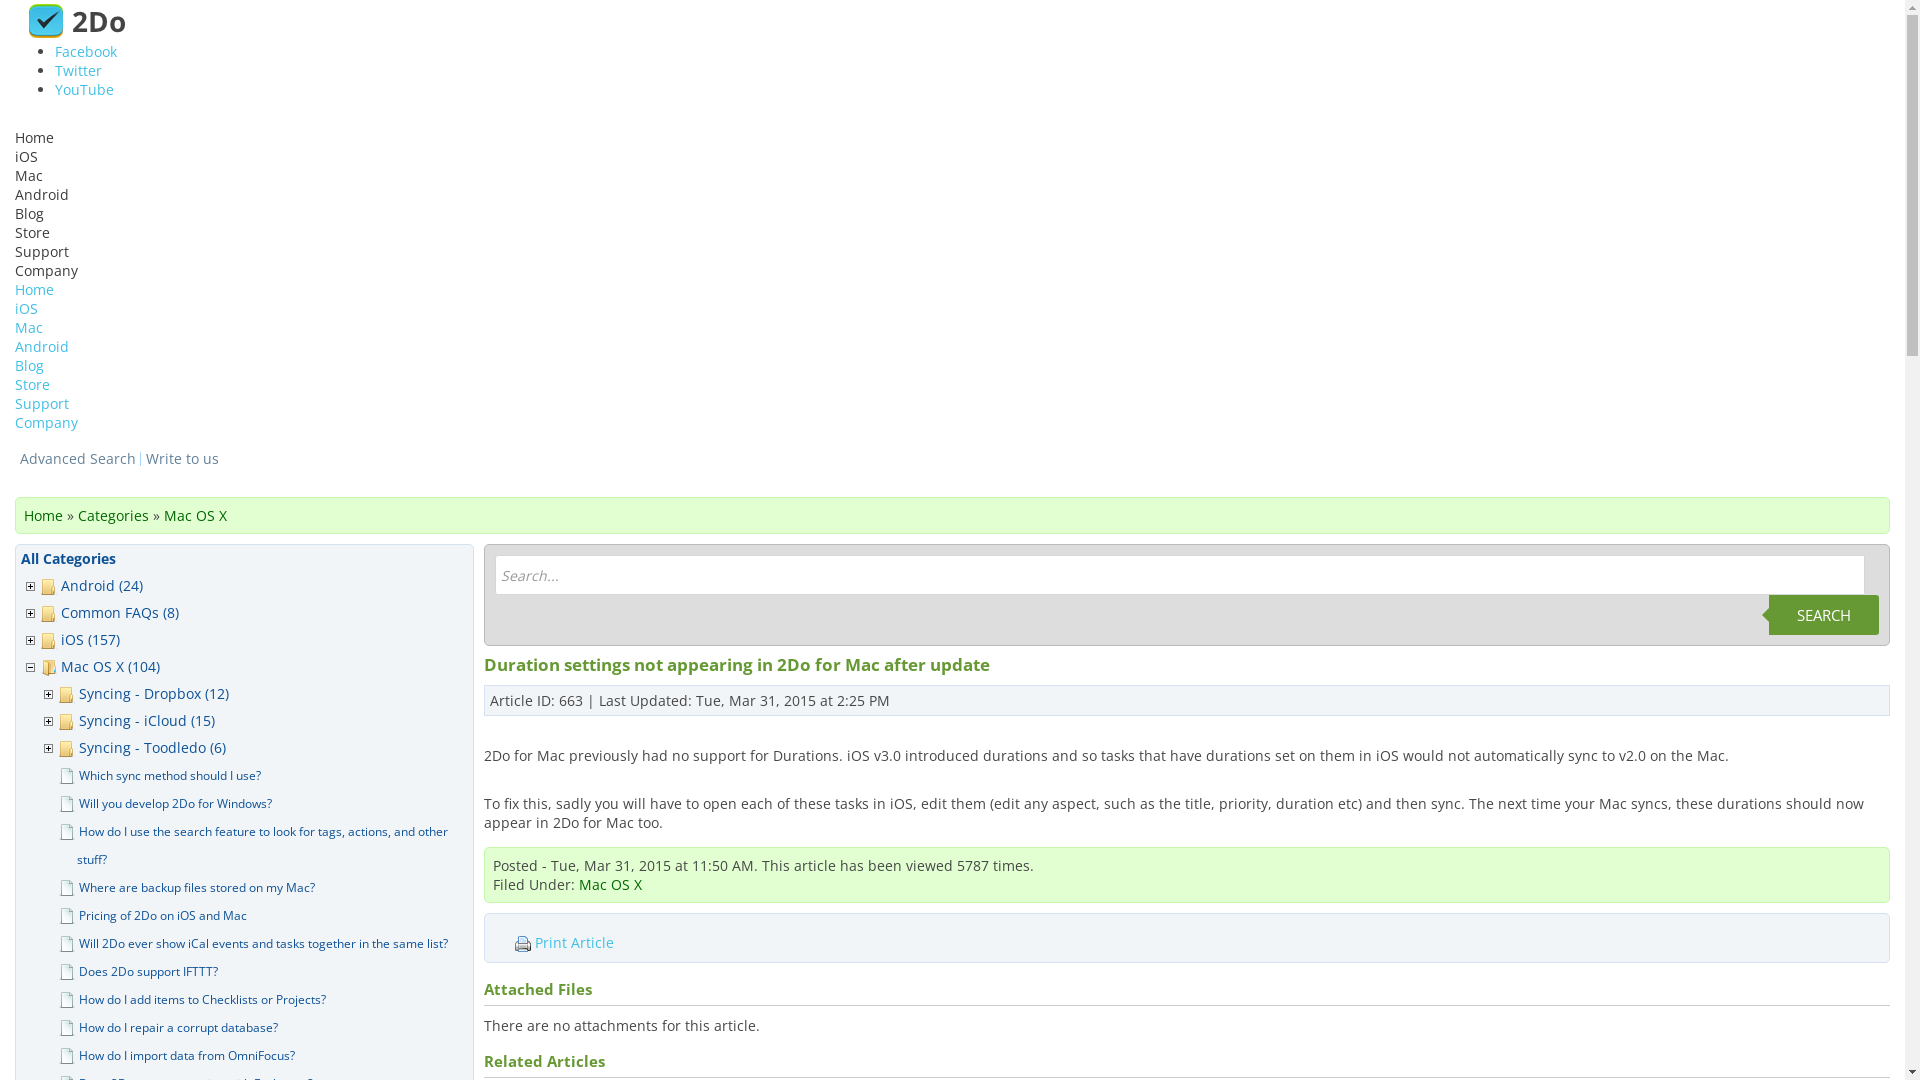  I want to click on 'Common FAQs (8)', so click(58, 611).